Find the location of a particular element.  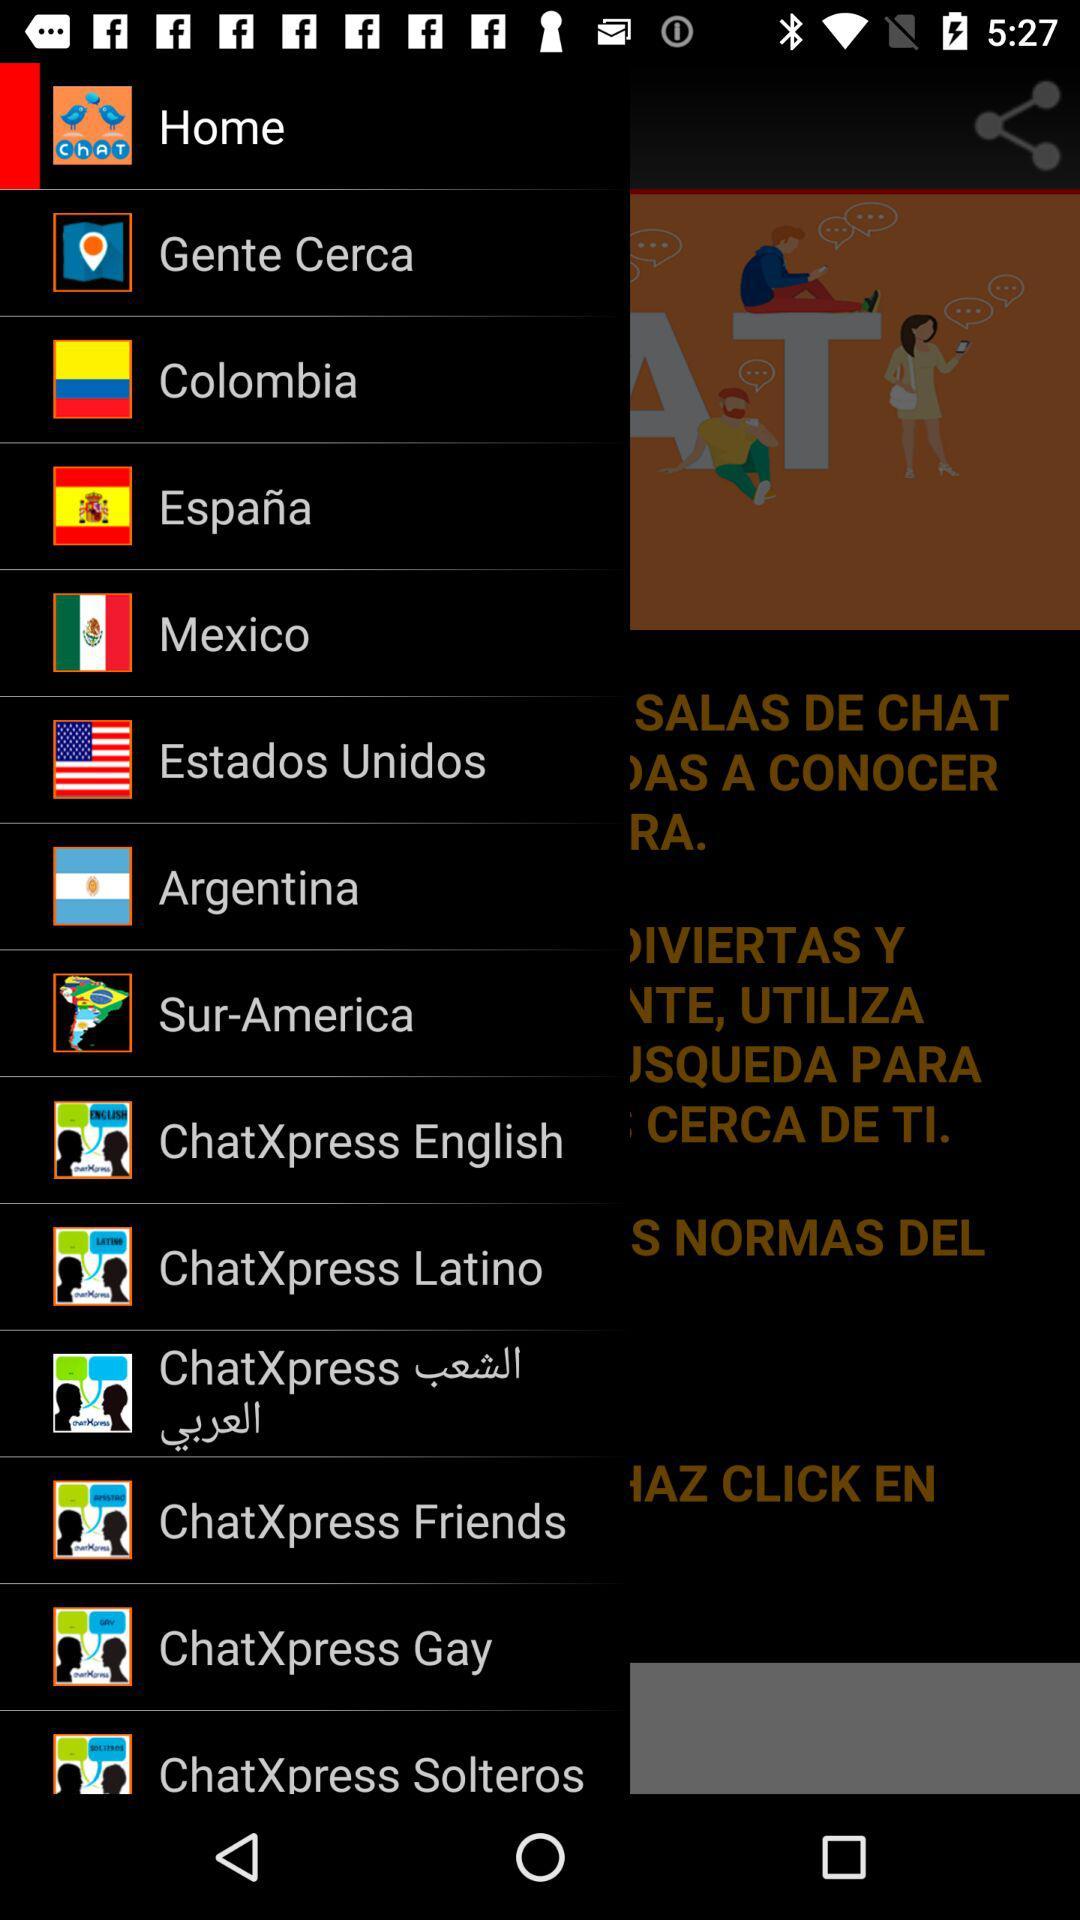

the chatxpress friends icon is located at coordinates (381, 1520).